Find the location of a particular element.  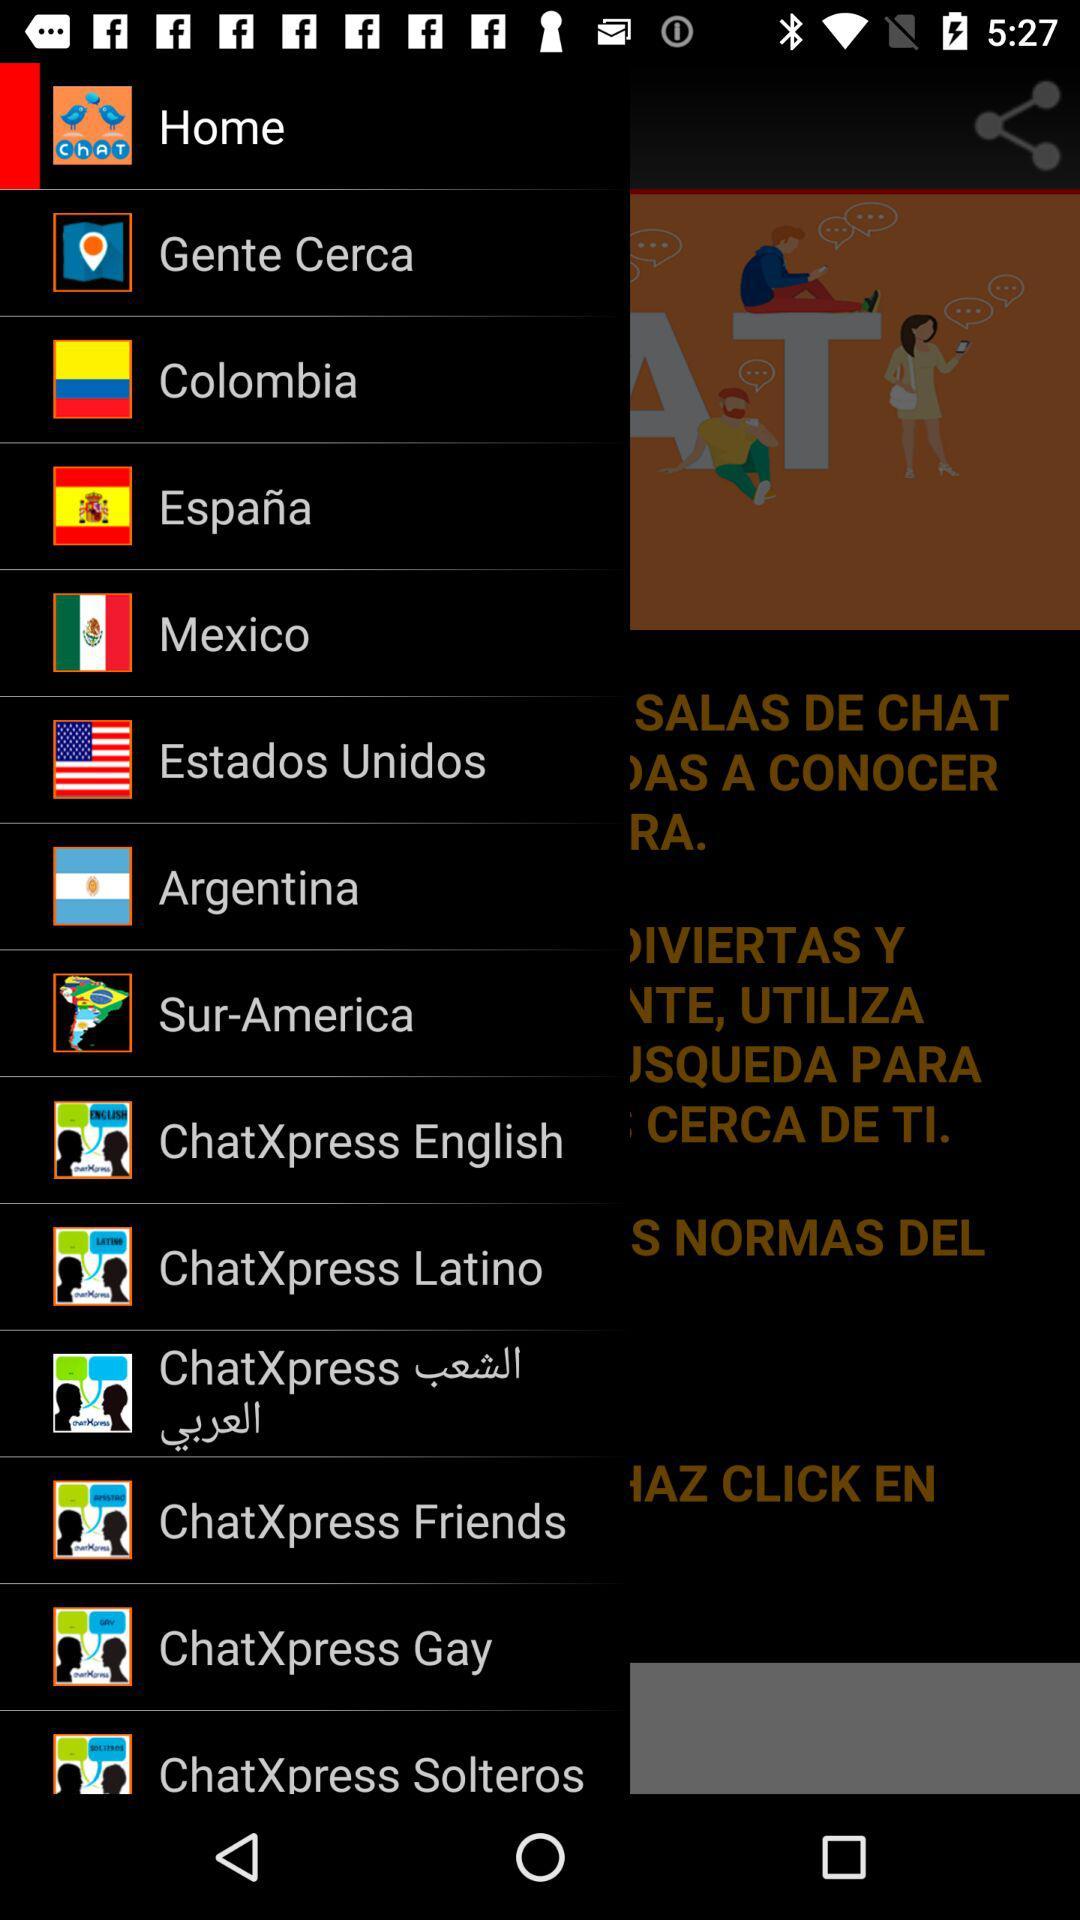

the chatxpress friends icon is located at coordinates (381, 1520).